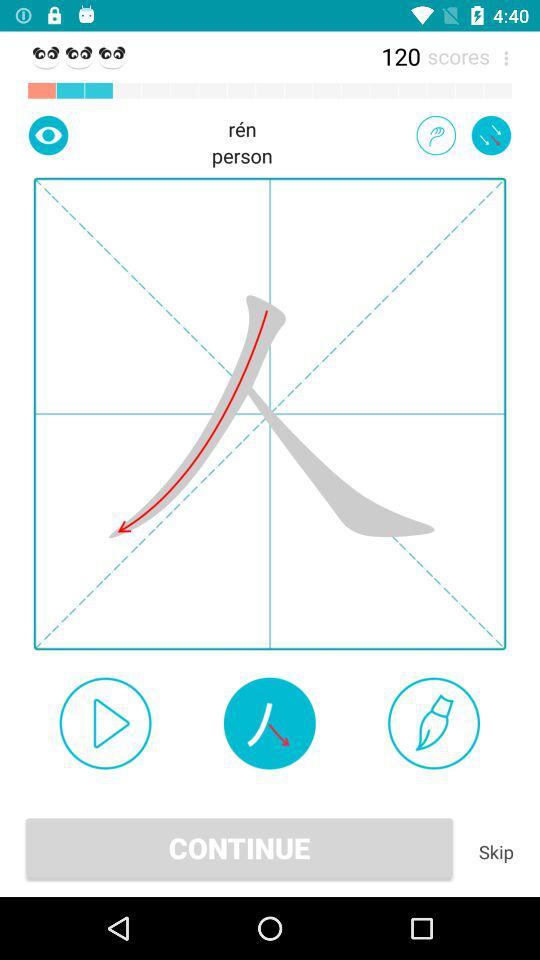 The width and height of the screenshot is (540, 960). What do you see at coordinates (48, 134) in the screenshot?
I see `change view` at bounding box center [48, 134].